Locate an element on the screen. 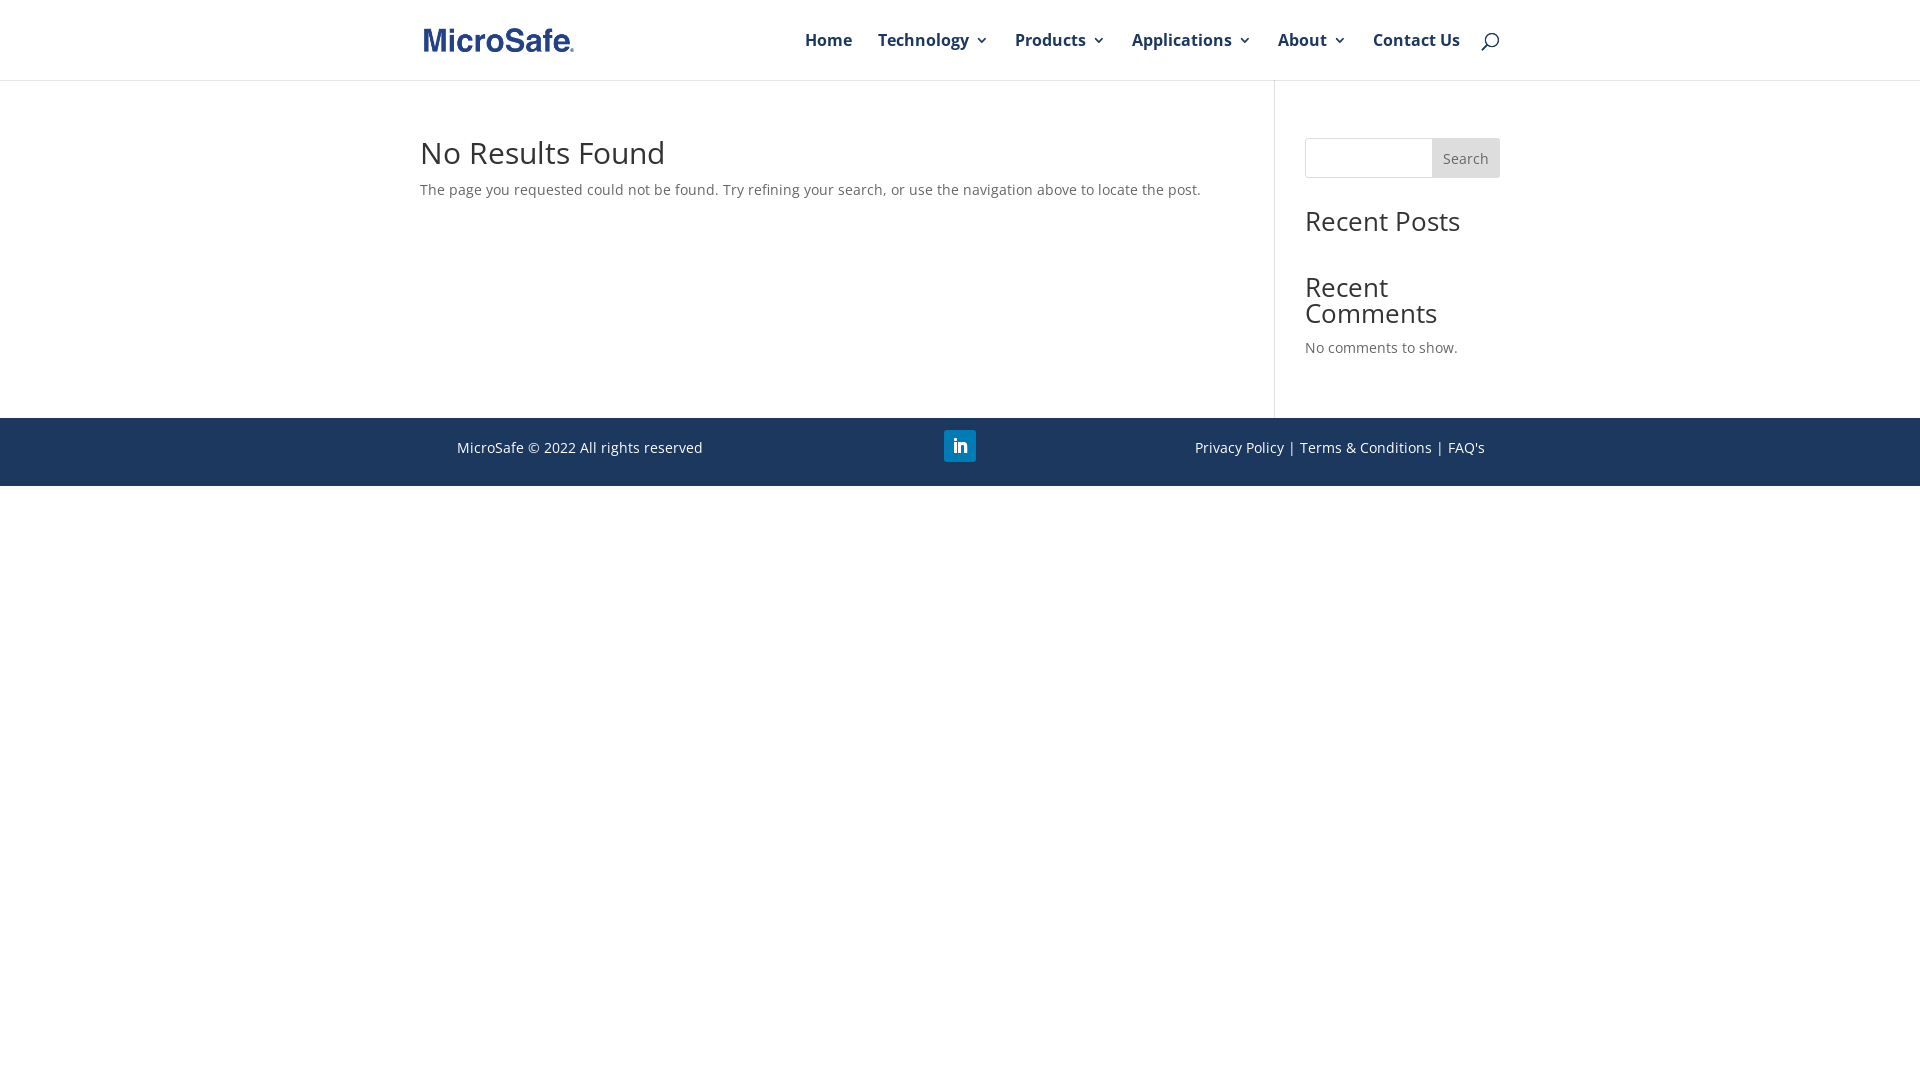 The width and height of the screenshot is (1920, 1080). 'Contact Us' is located at coordinates (1415, 55).